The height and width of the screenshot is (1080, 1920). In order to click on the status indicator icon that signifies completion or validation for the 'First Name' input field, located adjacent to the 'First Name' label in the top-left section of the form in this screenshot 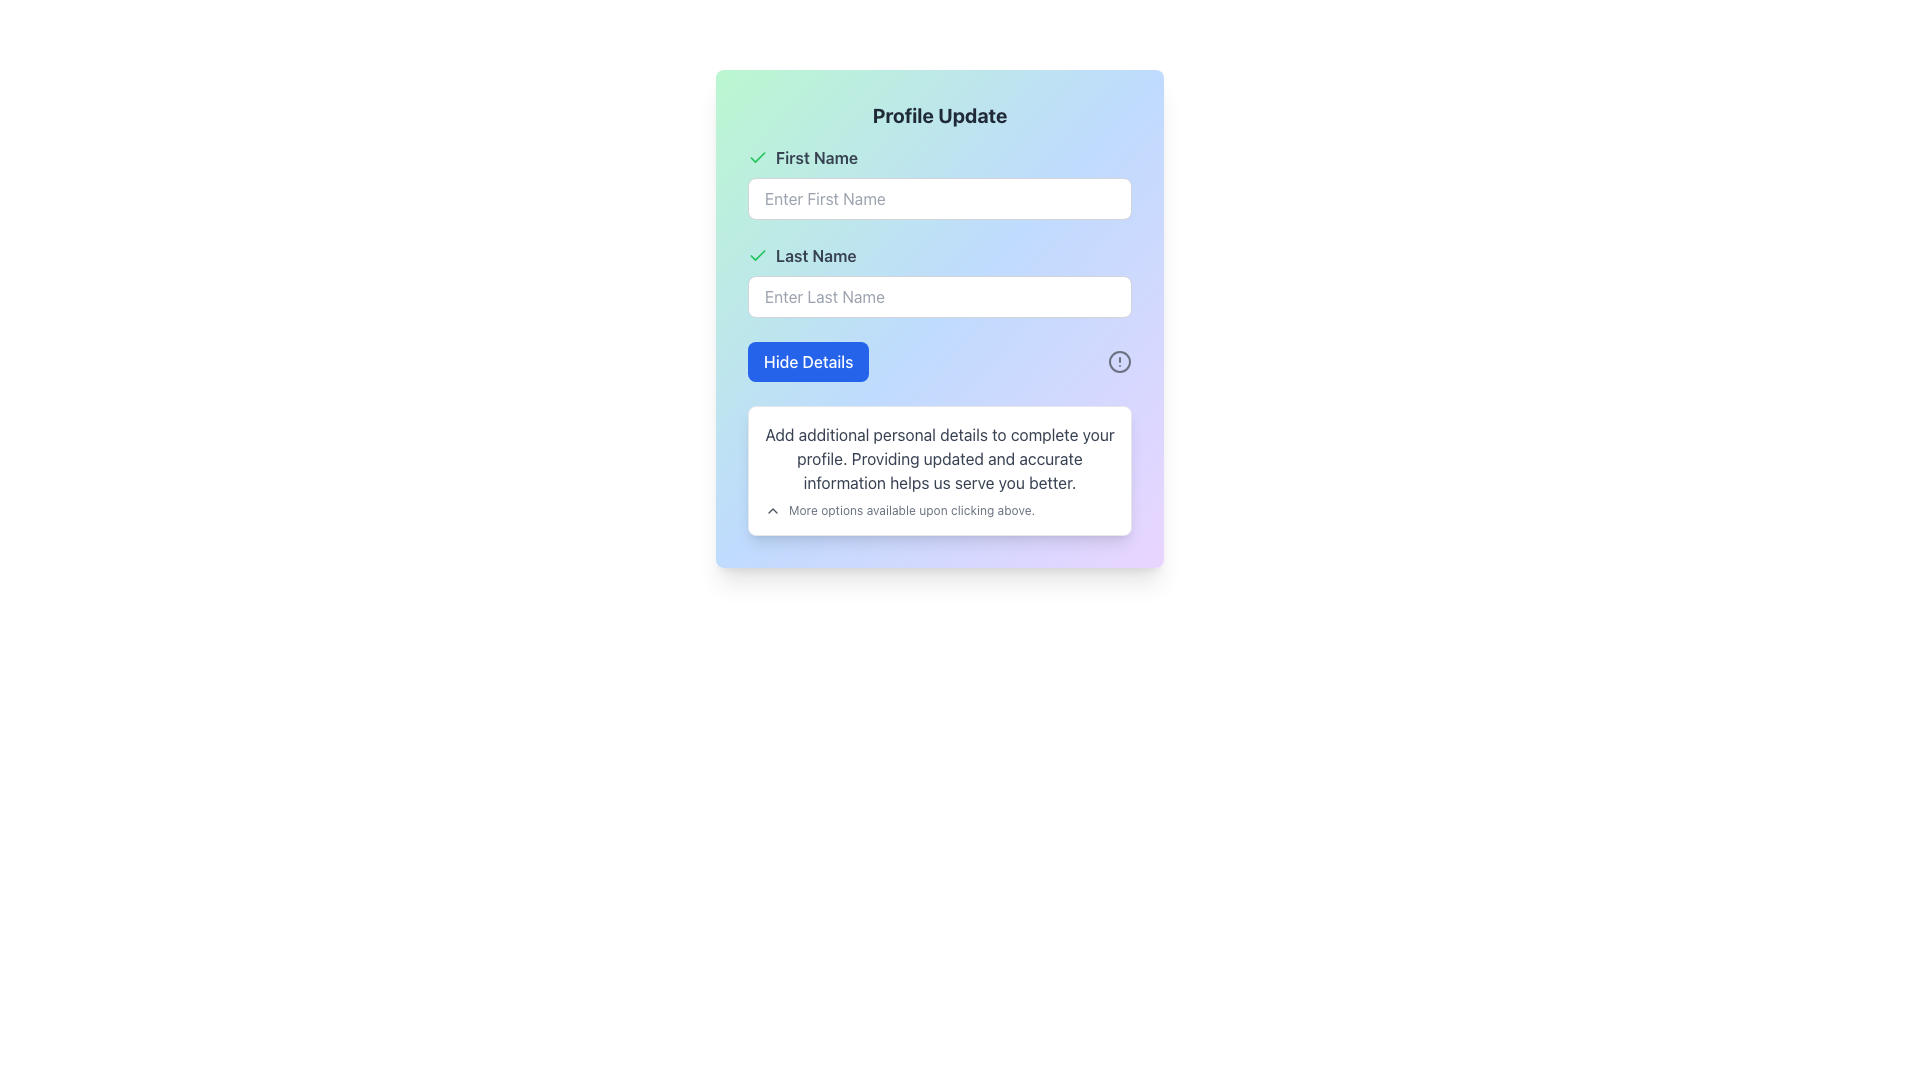, I will do `click(757, 157)`.